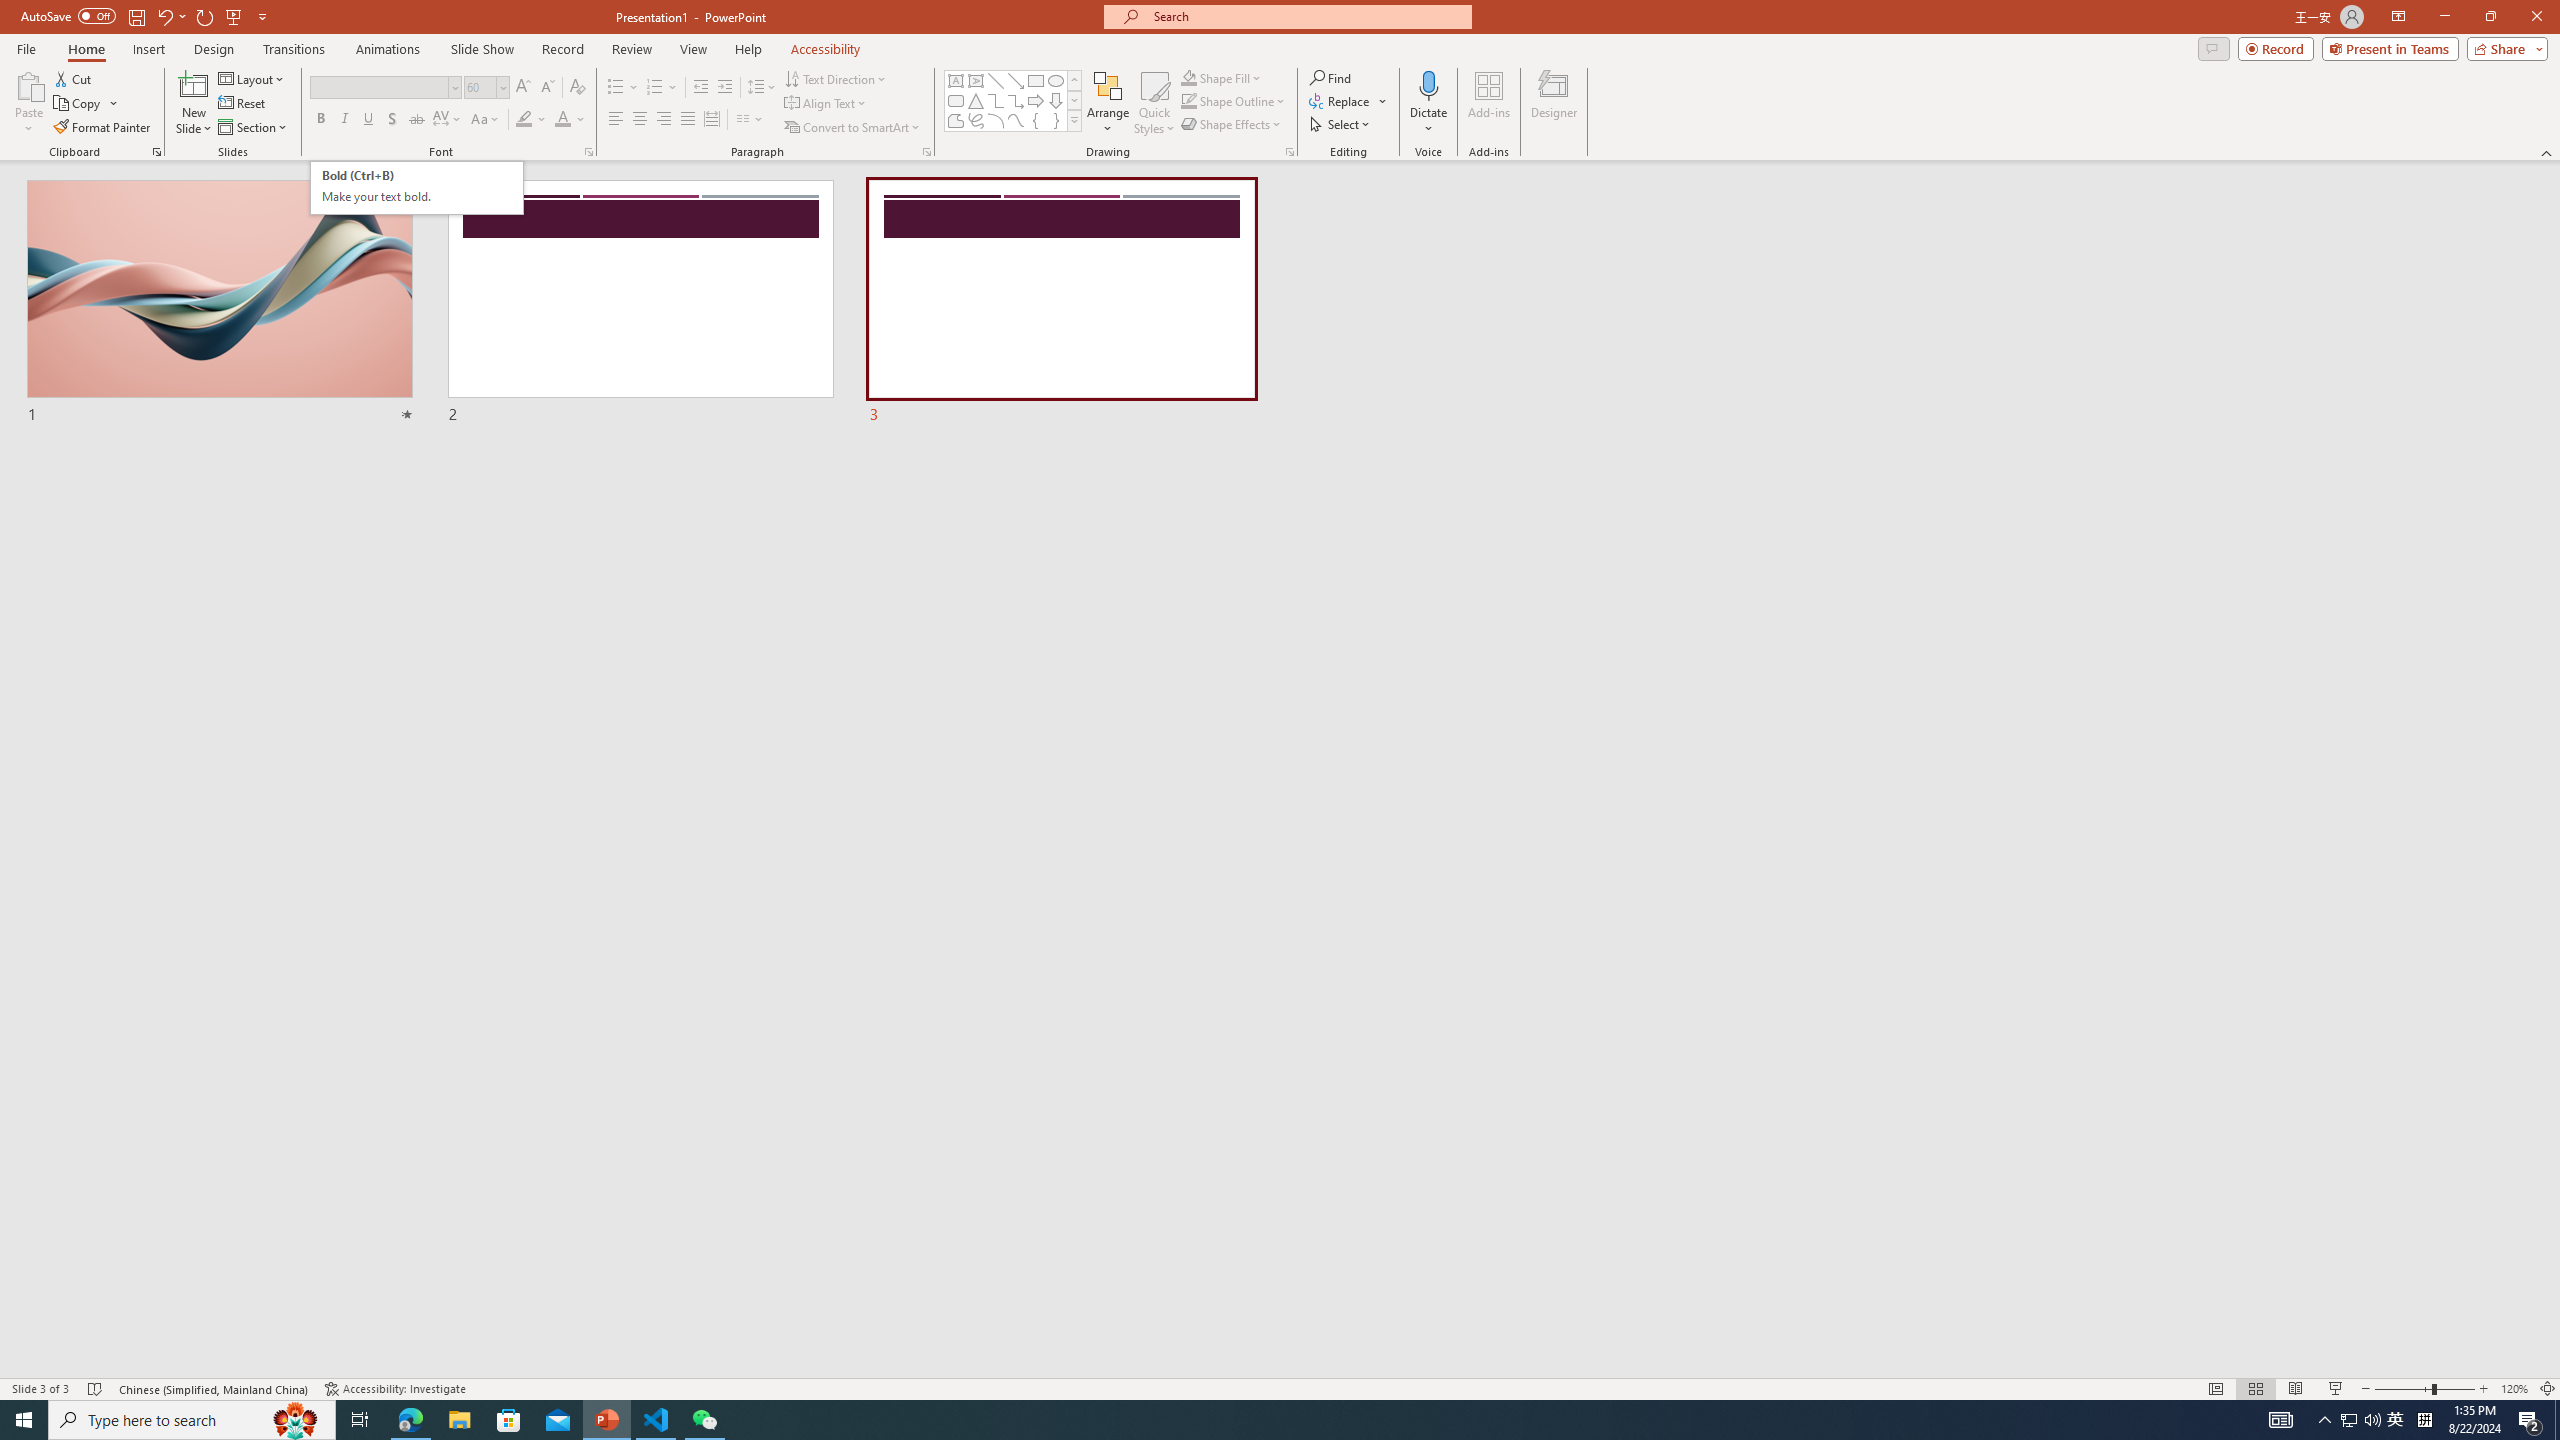  I want to click on 'Paste', so click(28, 84).